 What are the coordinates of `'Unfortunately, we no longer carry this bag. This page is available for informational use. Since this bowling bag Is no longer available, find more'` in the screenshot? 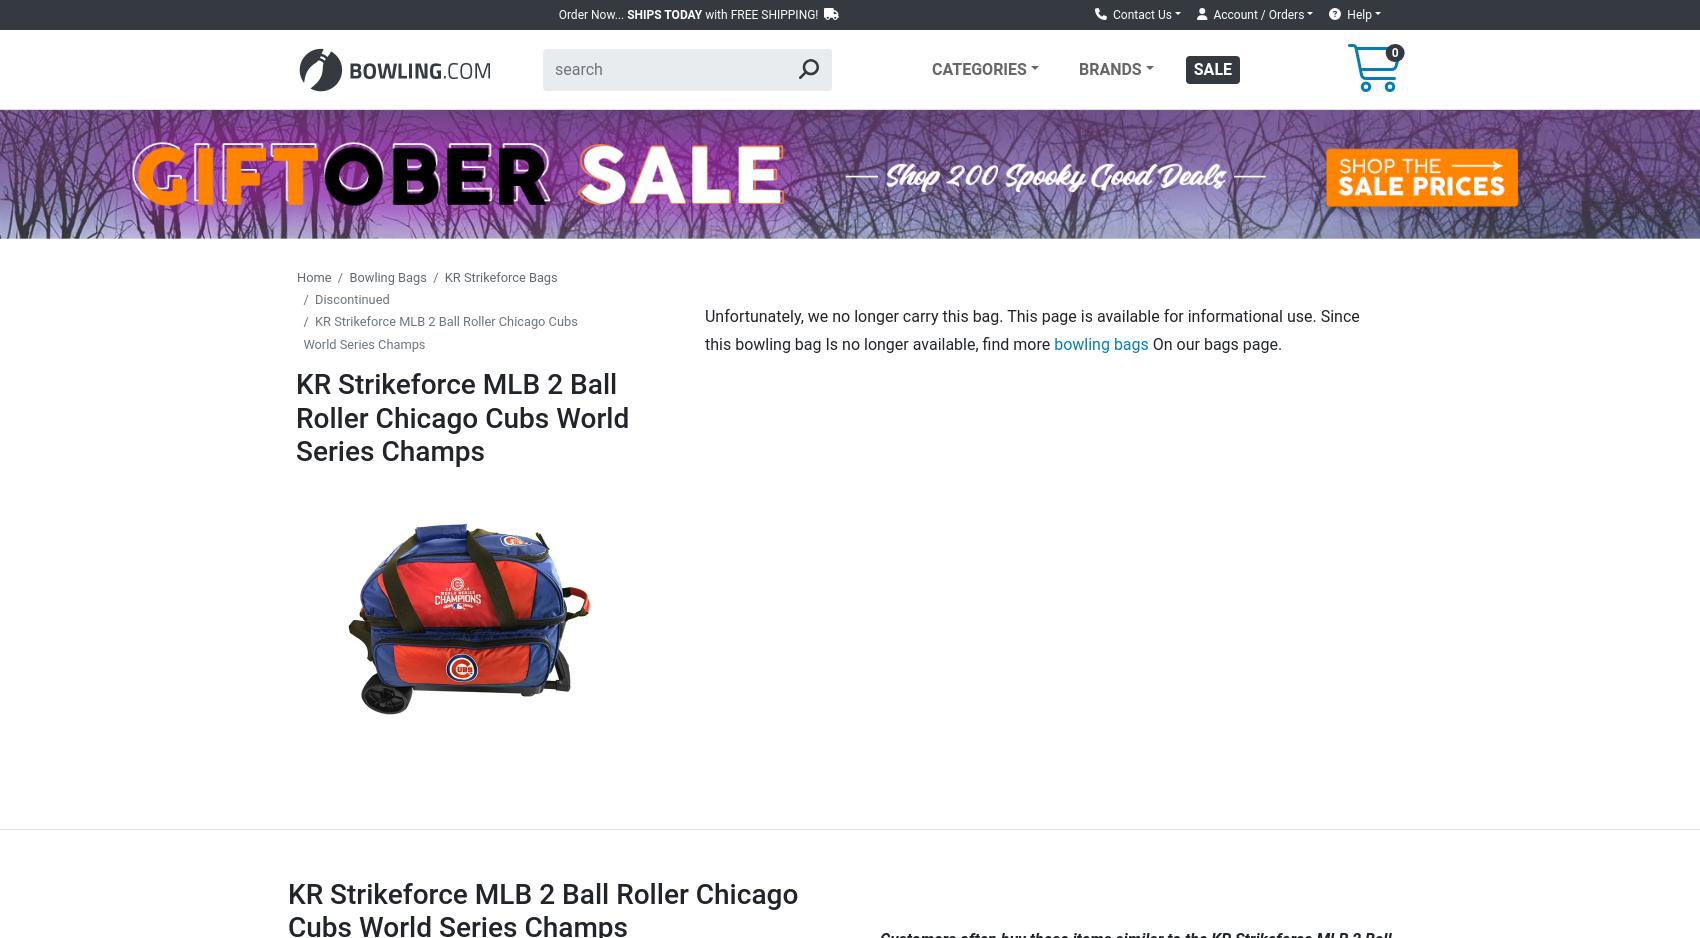 It's located at (1030, 328).